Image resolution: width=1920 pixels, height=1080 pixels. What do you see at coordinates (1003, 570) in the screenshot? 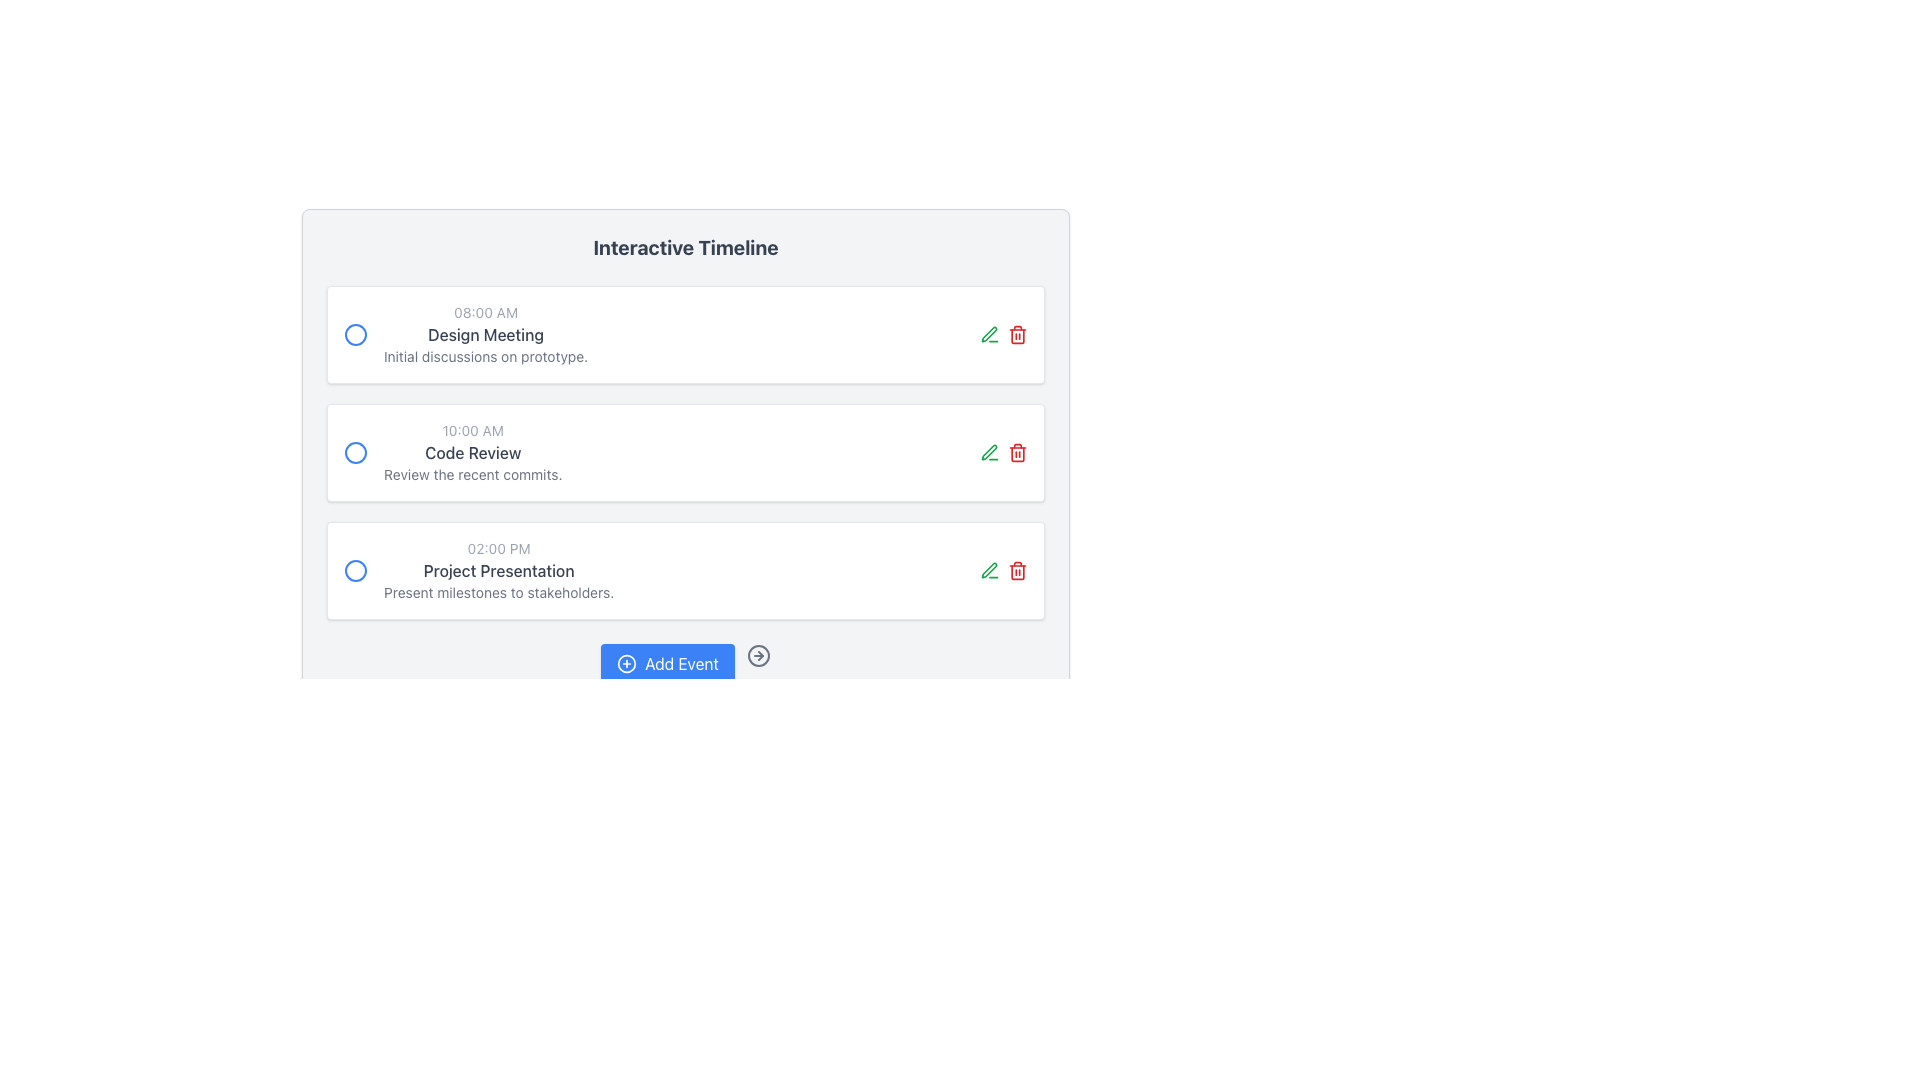
I see `the green pen icon located at the top-right corner of the 'Project Presentation' item` at bounding box center [1003, 570].